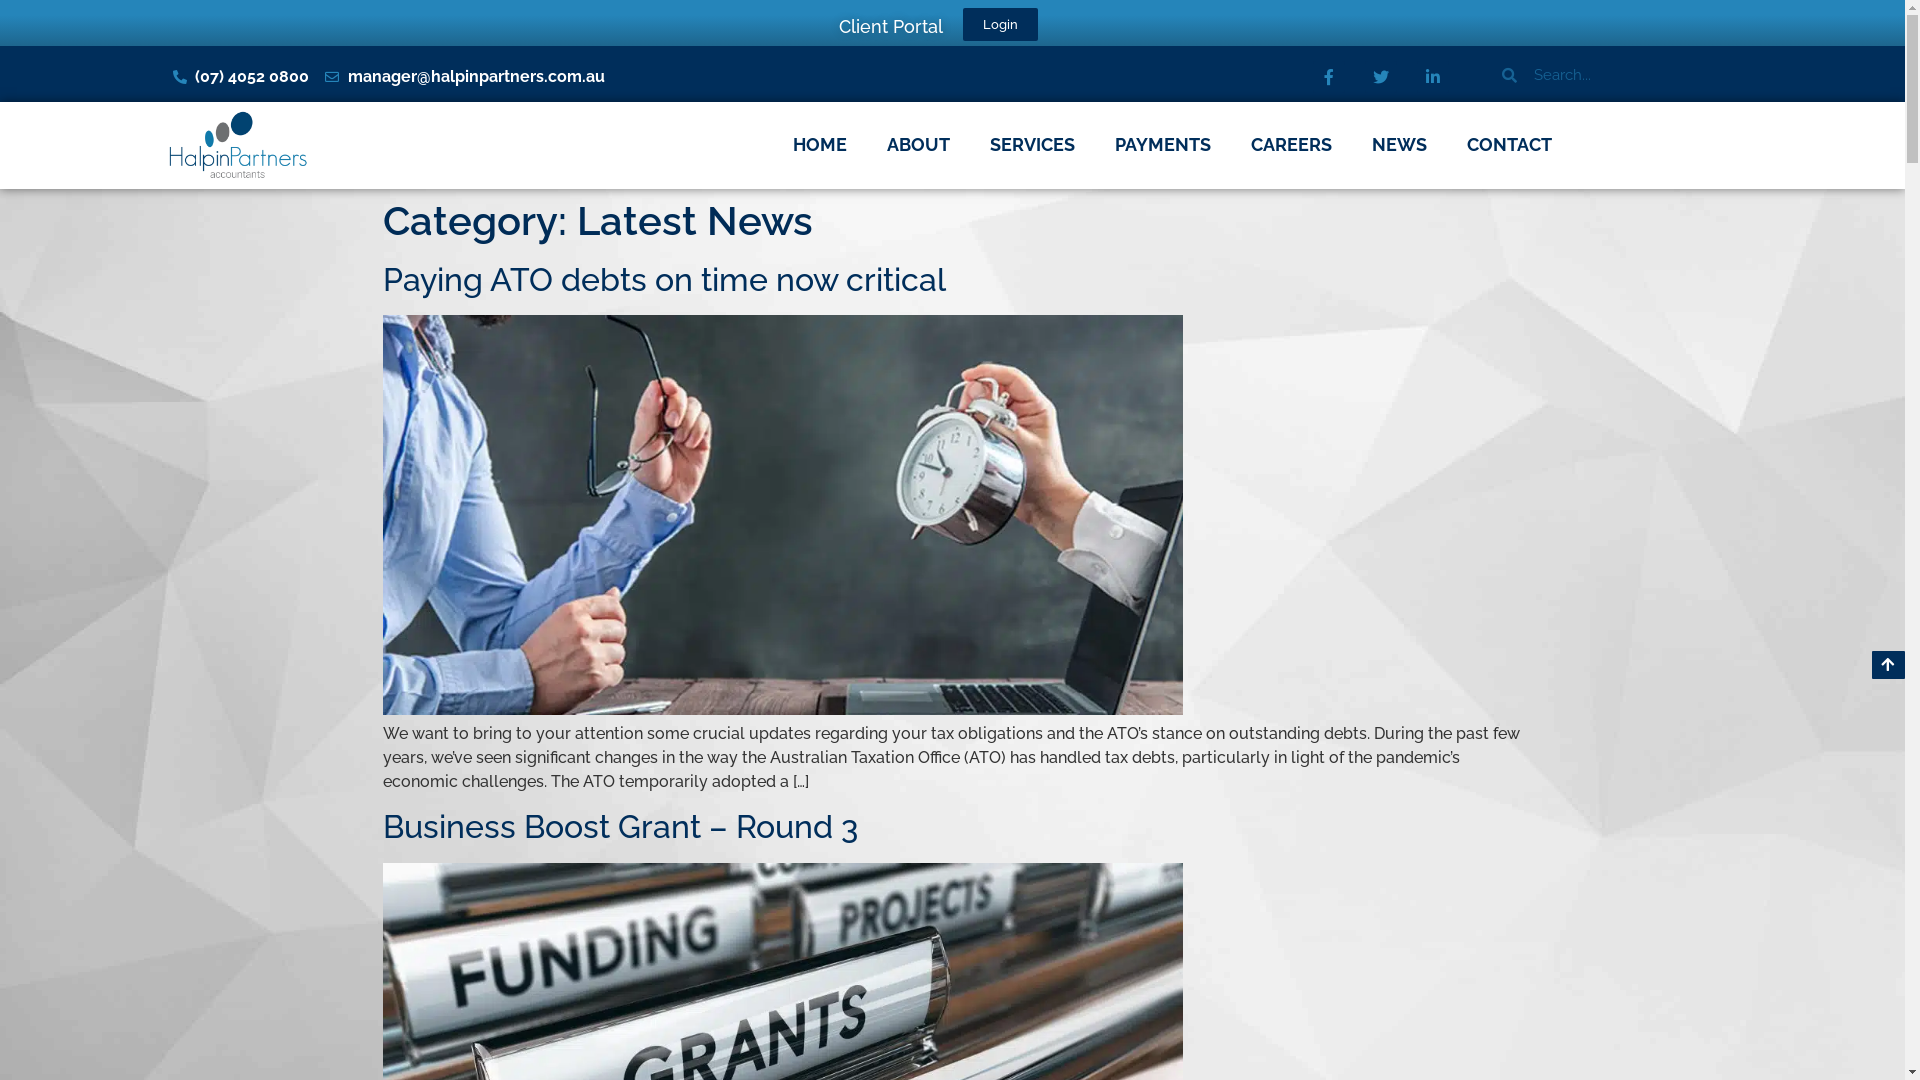  What do you see at coordinates (240, 76) in the screenshot?
I see `'(07) 4052 0800'` at bounding box center [240, 76].